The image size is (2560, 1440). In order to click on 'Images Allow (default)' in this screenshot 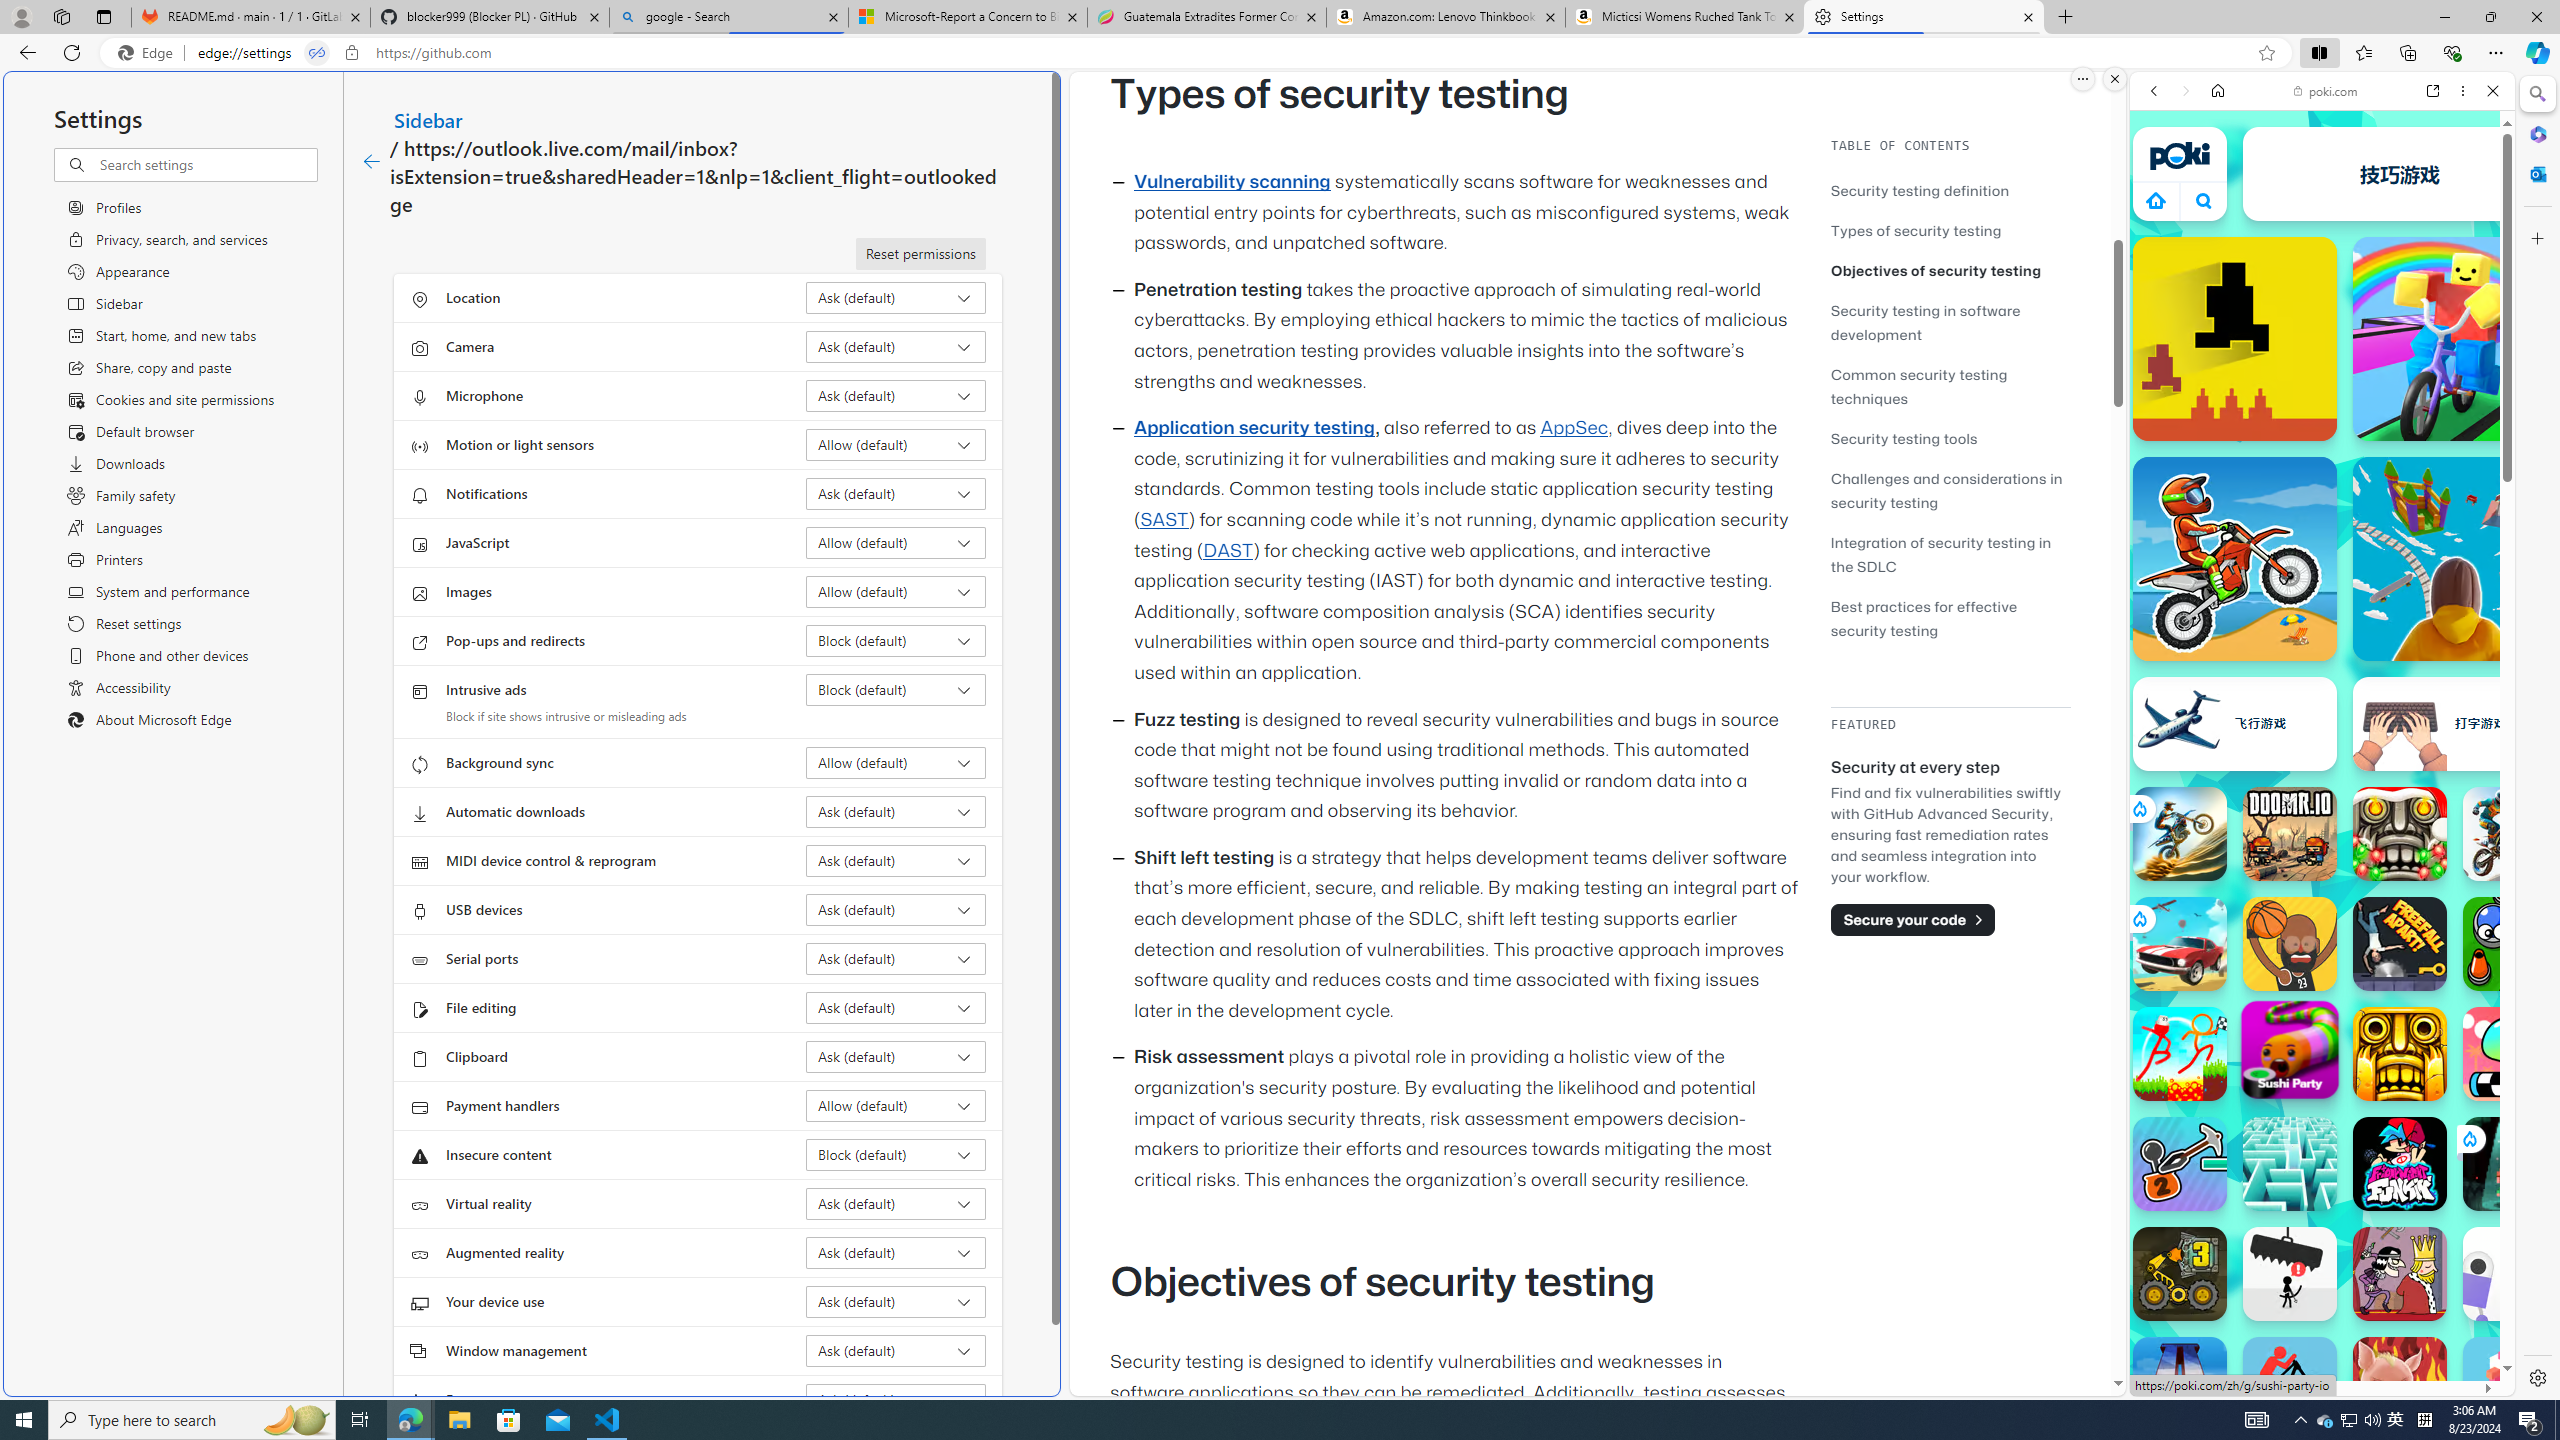, I will do `click(896, 590)`.